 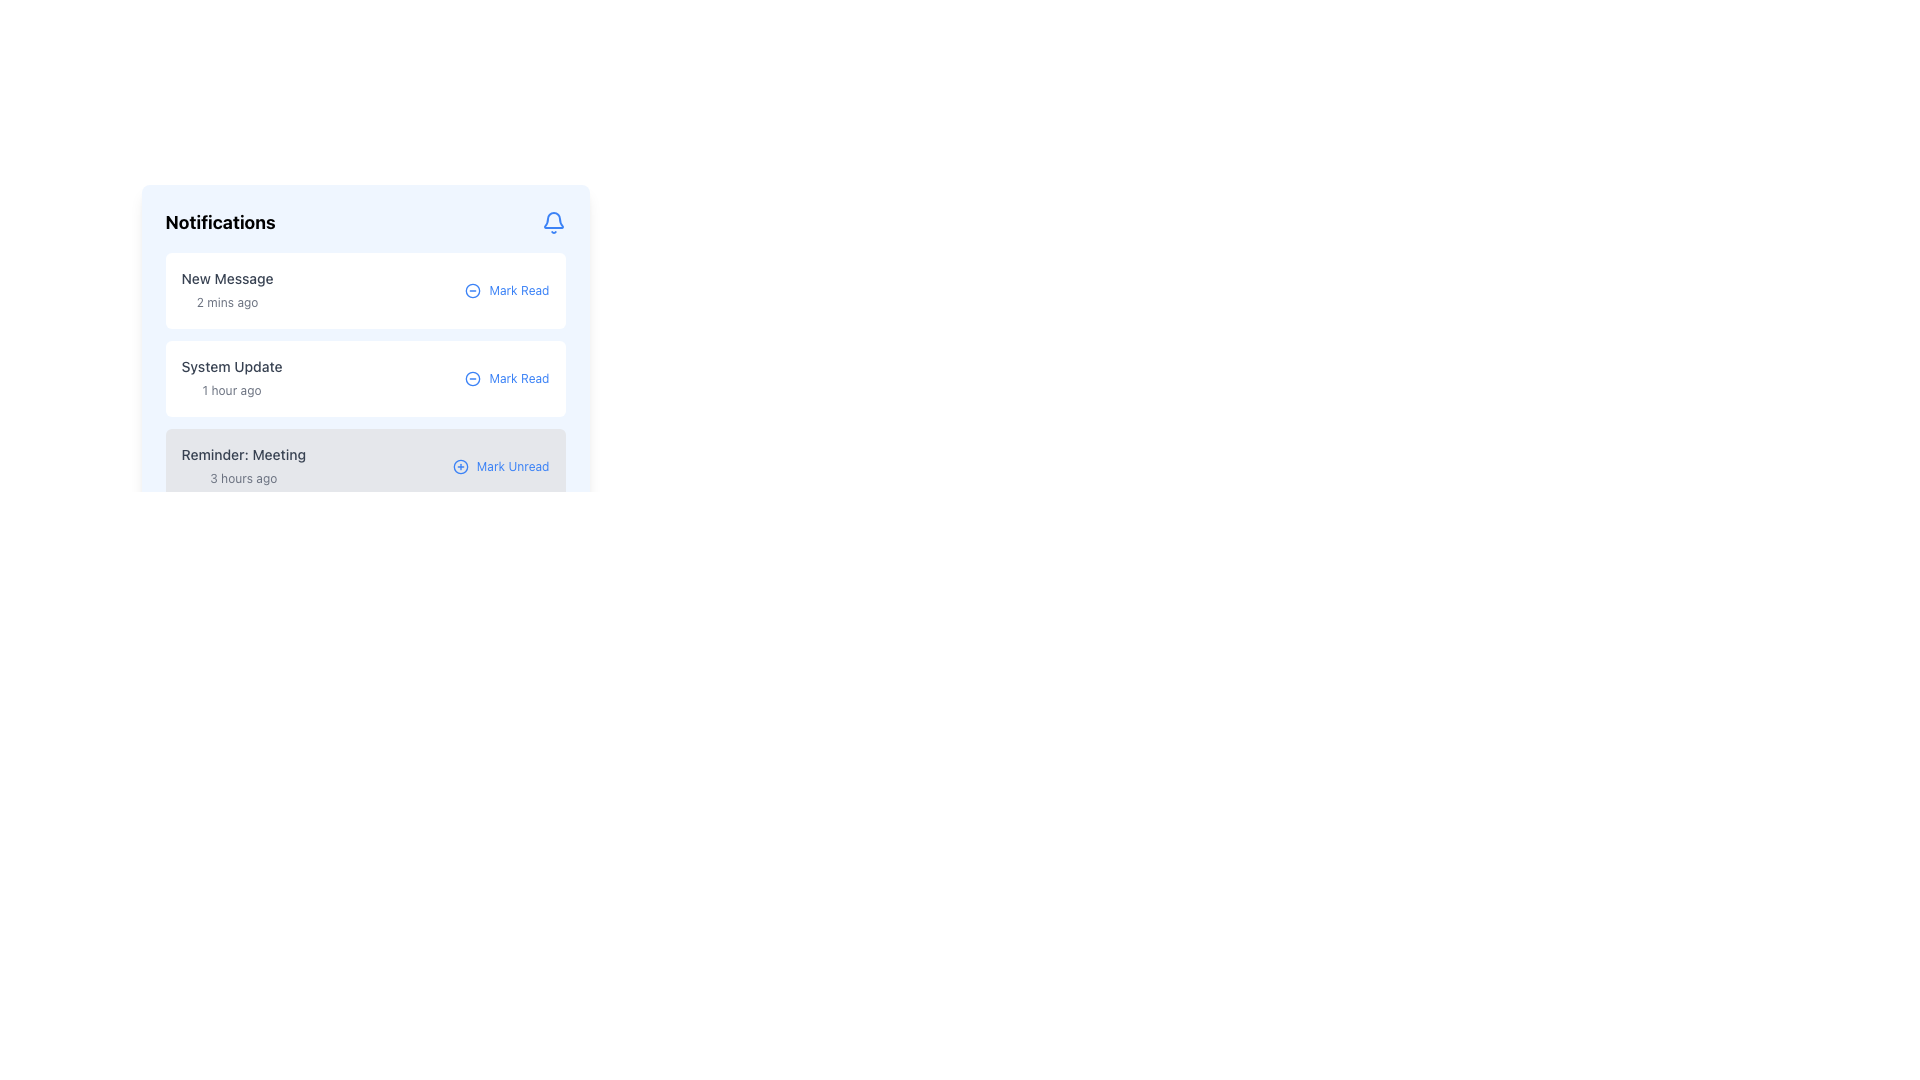 What do you see at coordinates (501, 466) in the screenshot?
I see `the 'Mark Unread' button, which features a blue text and a '+' icon, located in the 'Reminder: Meeting' section of the notification panel` at bounding box center [501, 466].